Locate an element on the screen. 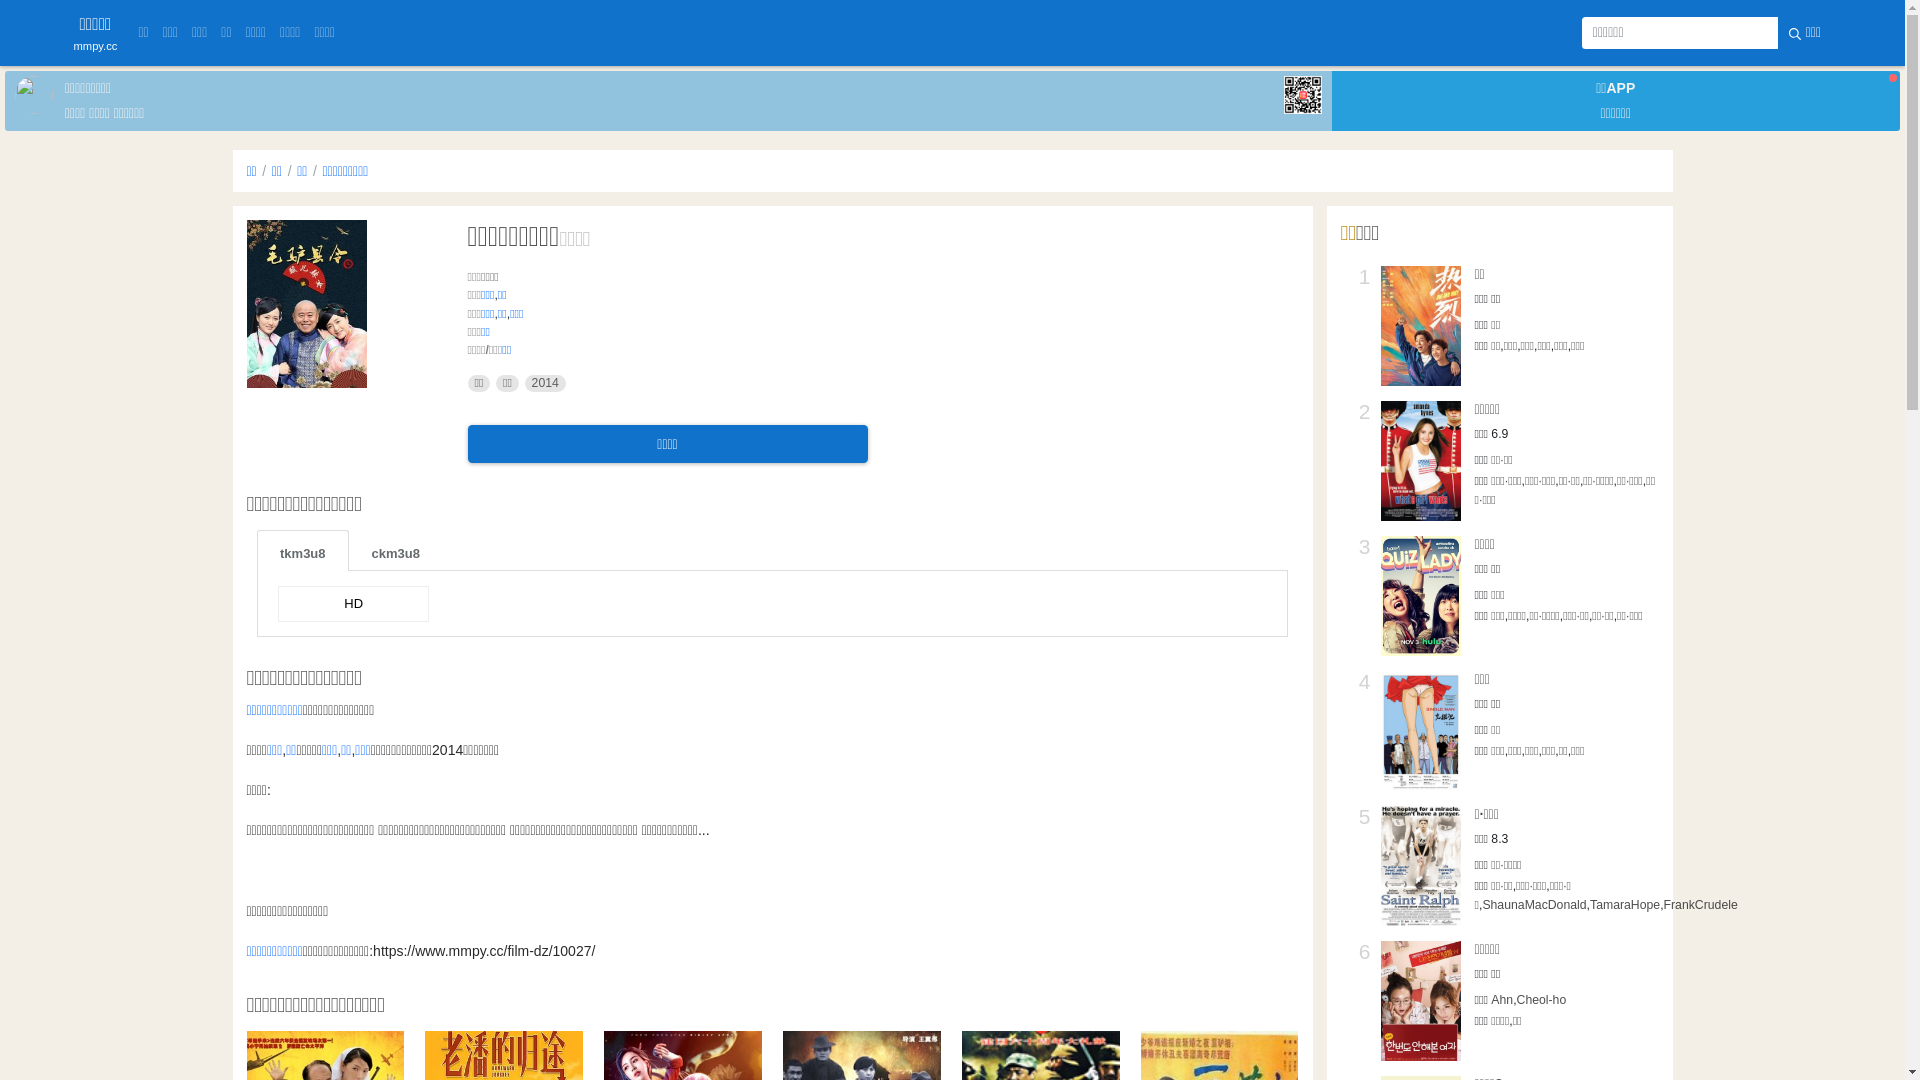 This screenshot has width=1920, height=1080. 'Ahn' is located at coordinates (1502, 999).